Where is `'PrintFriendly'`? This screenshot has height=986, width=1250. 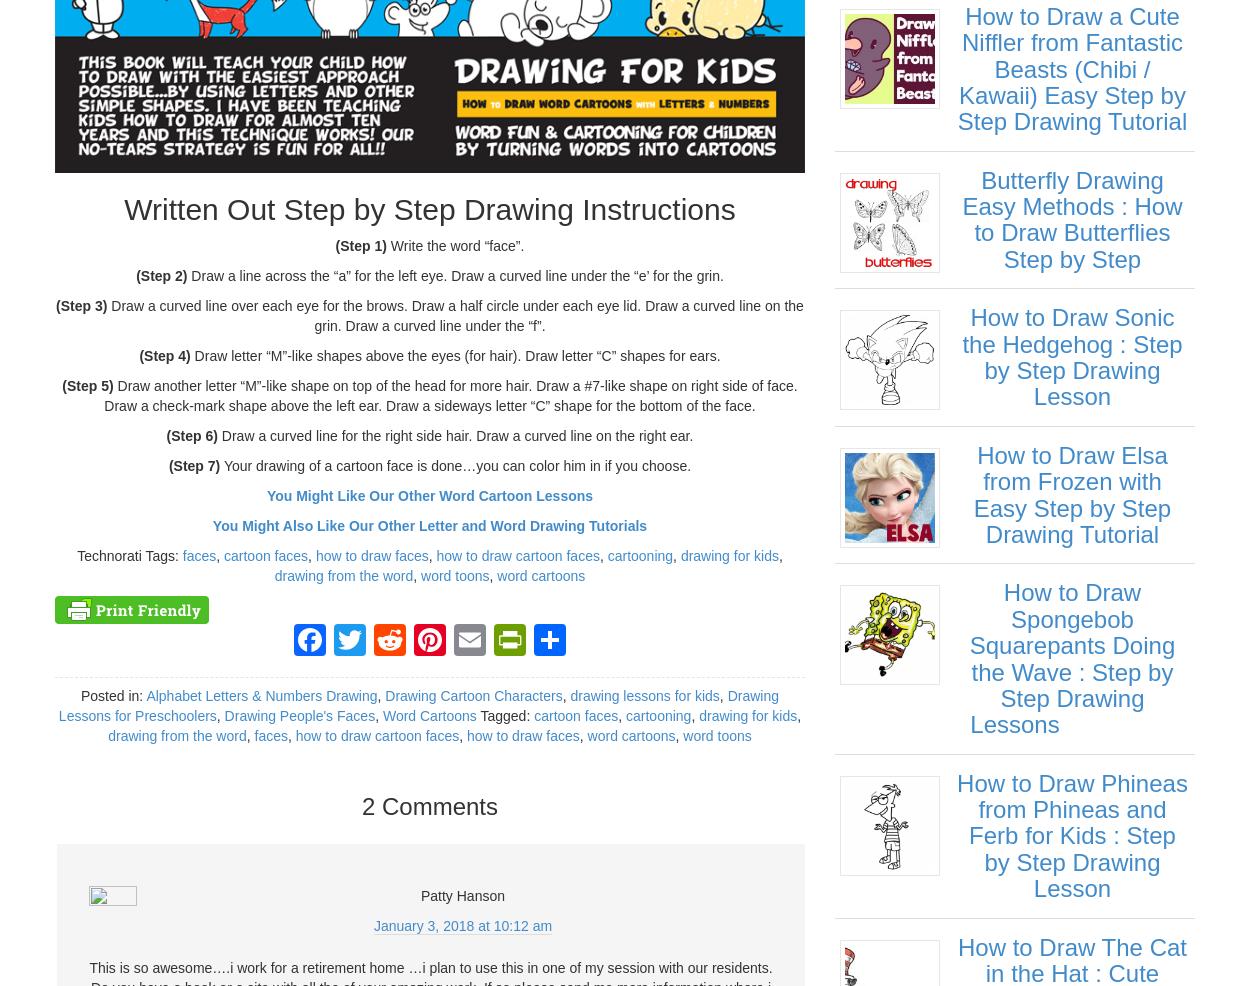
'PrintFriendly' is located at coordinates (542, 751).